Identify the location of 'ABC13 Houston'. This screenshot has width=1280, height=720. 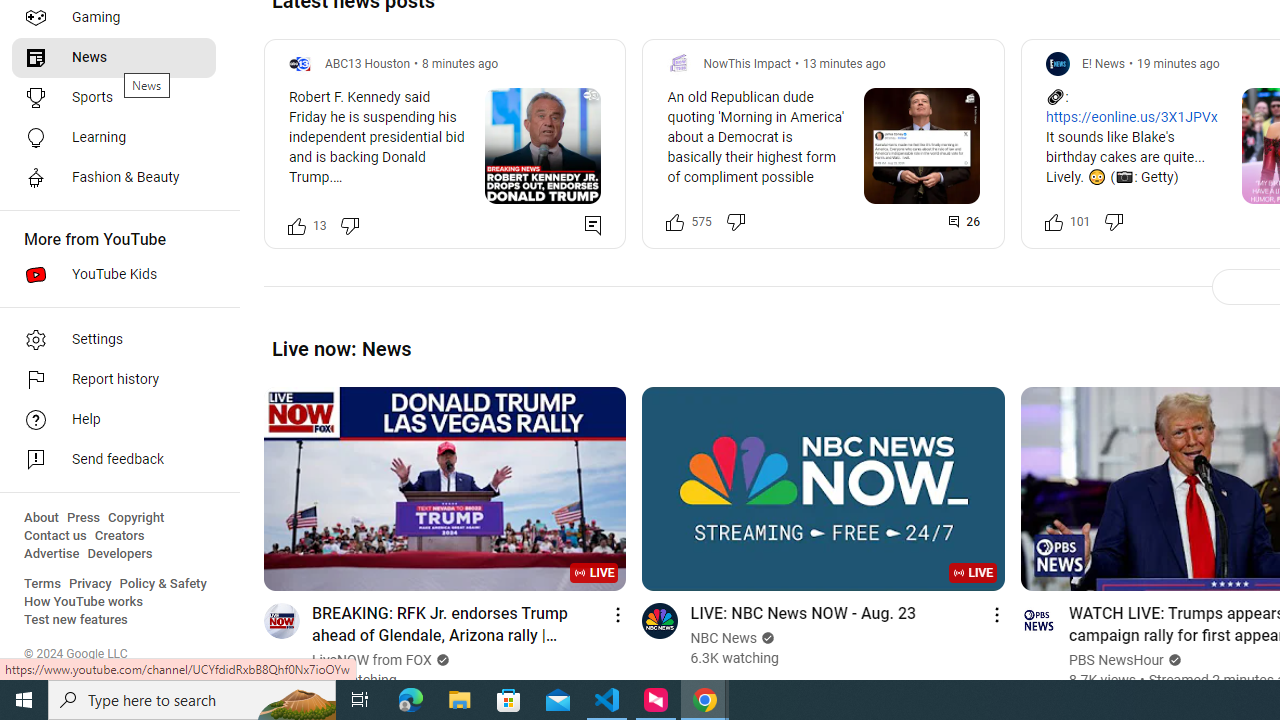
(368, 62).